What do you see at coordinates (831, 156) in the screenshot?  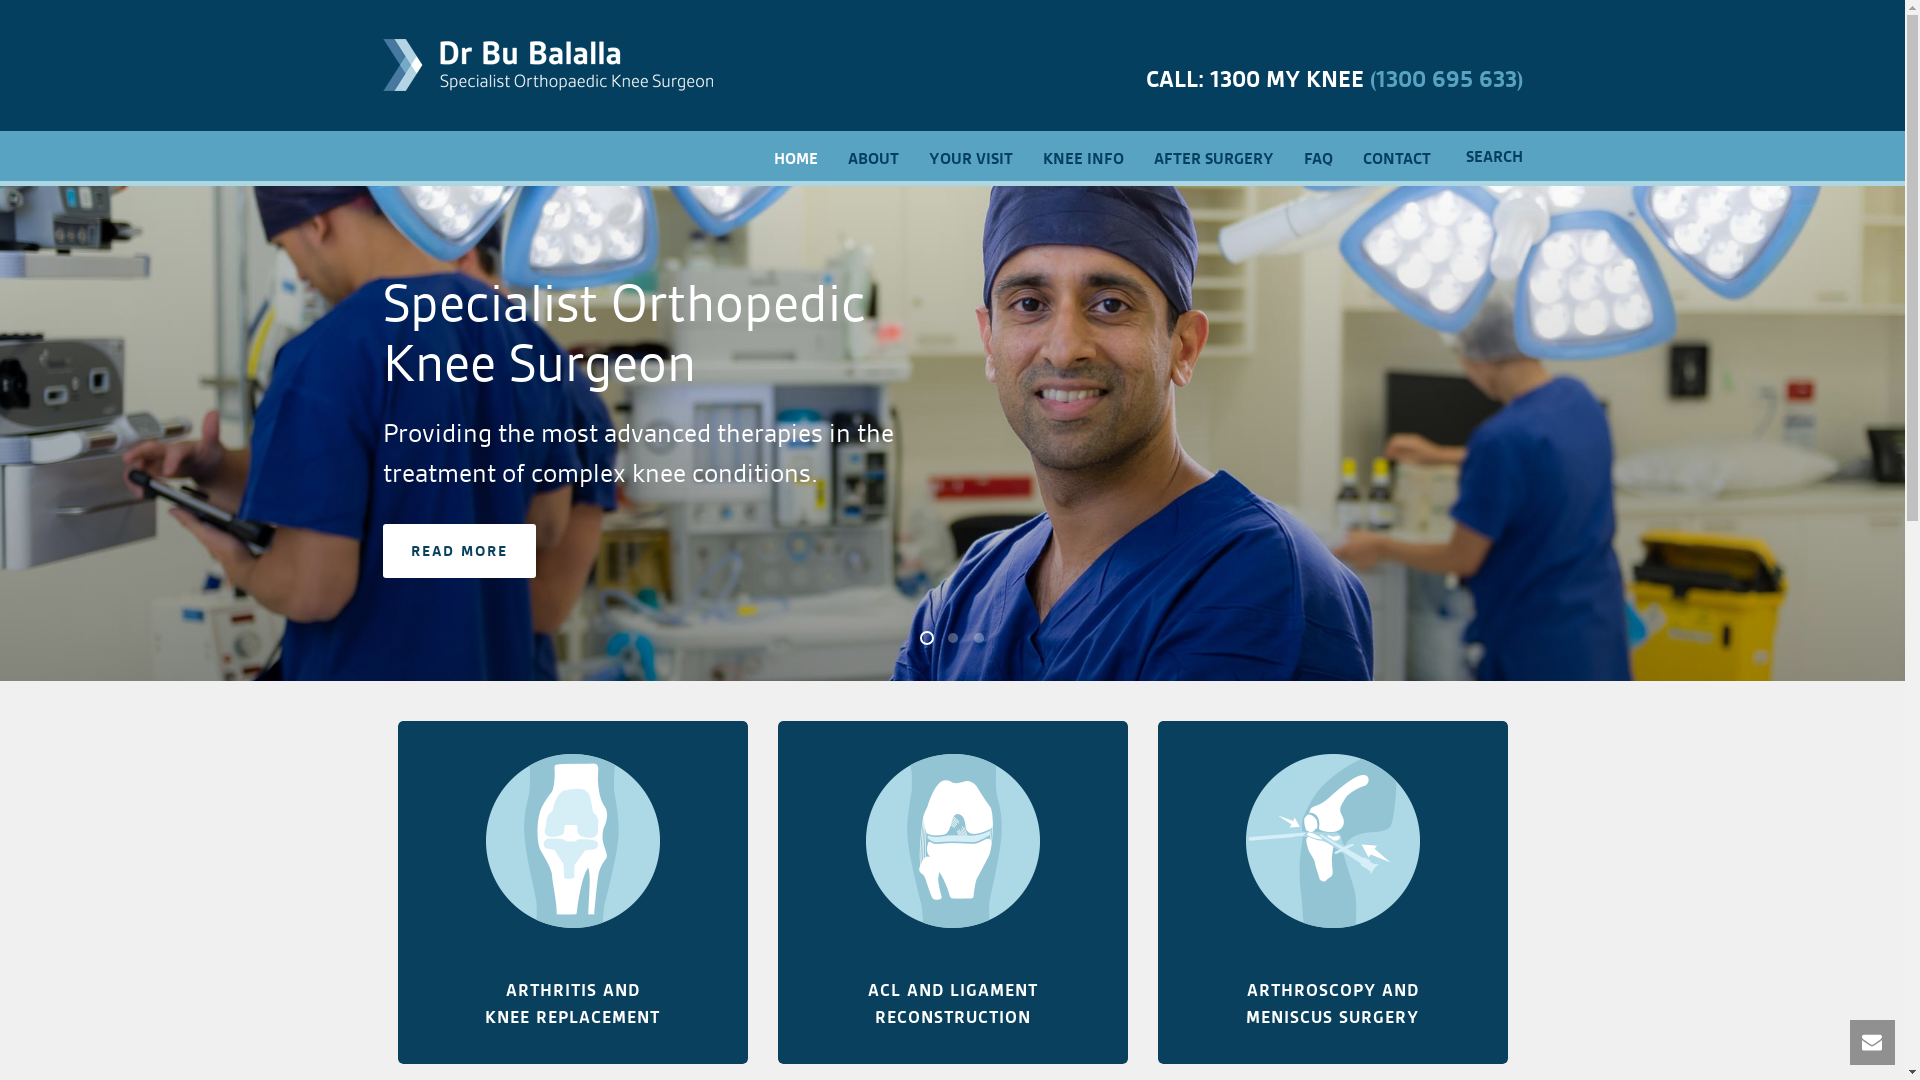 I see `'ABOUT'` at bounding box center [831, 156].